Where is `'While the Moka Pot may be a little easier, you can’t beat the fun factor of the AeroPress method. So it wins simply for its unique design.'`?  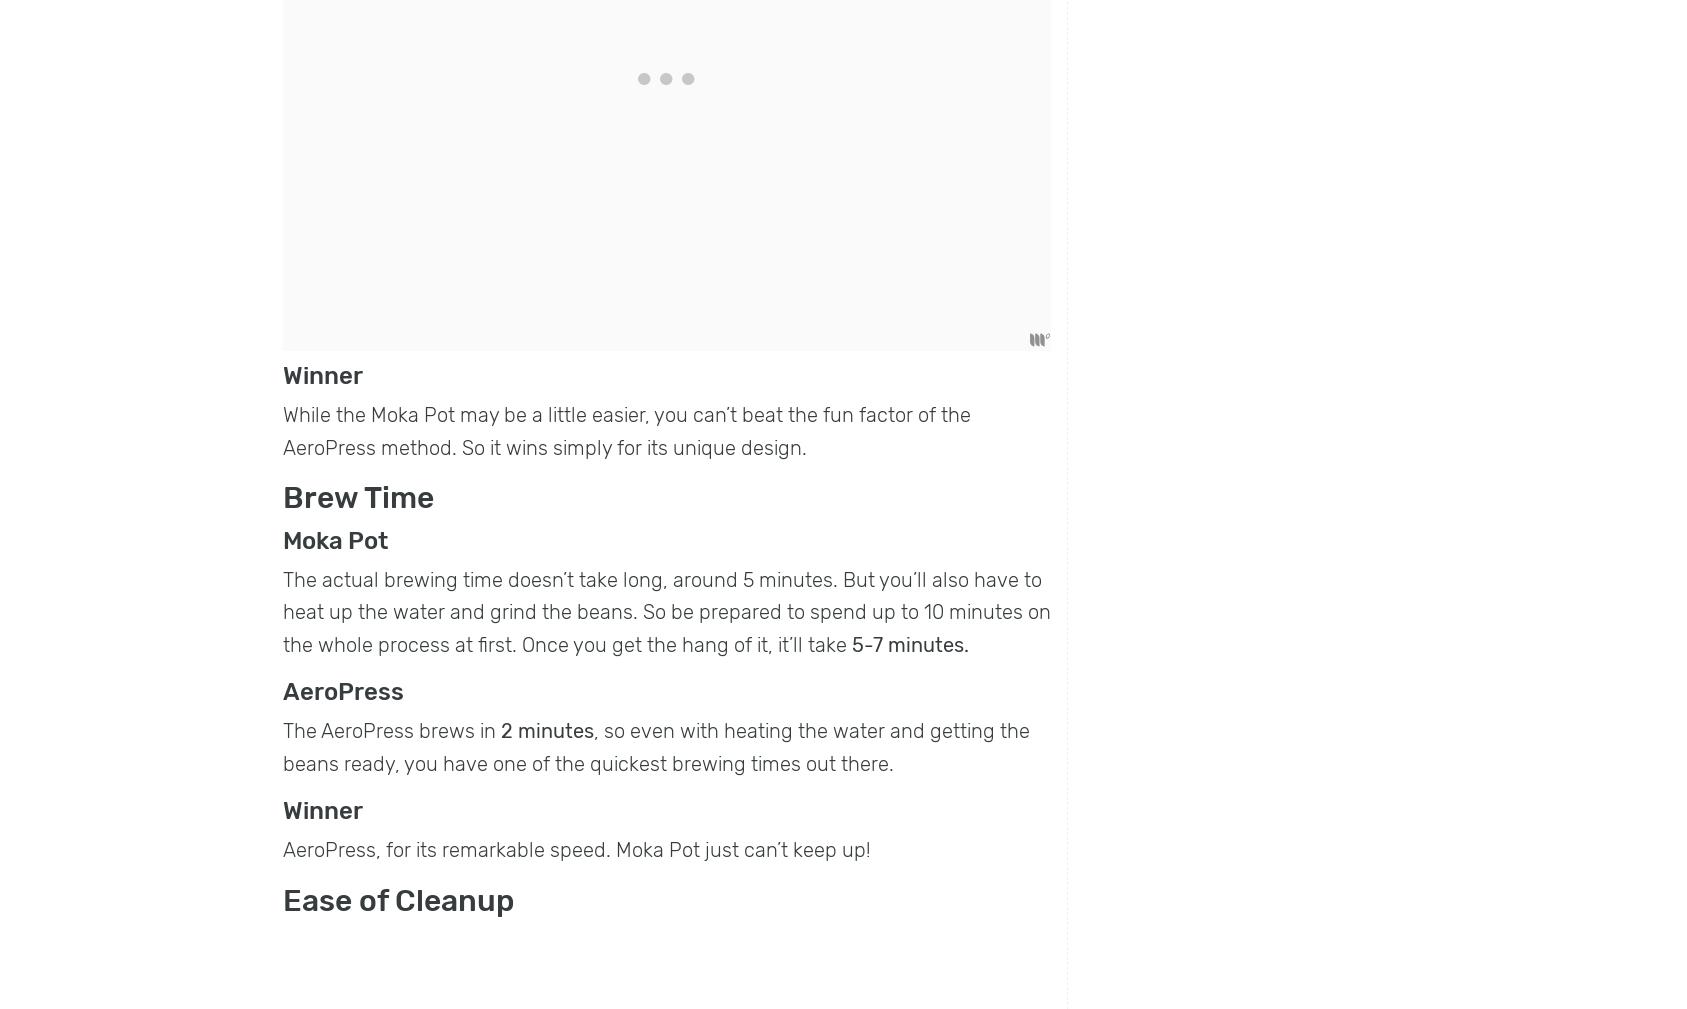 'While the Moka Pot may be a little easier, you can’t beat the fun factor of the AeroPress method. So it wins simply for its unique design.' is located at coordinates (627, 430).